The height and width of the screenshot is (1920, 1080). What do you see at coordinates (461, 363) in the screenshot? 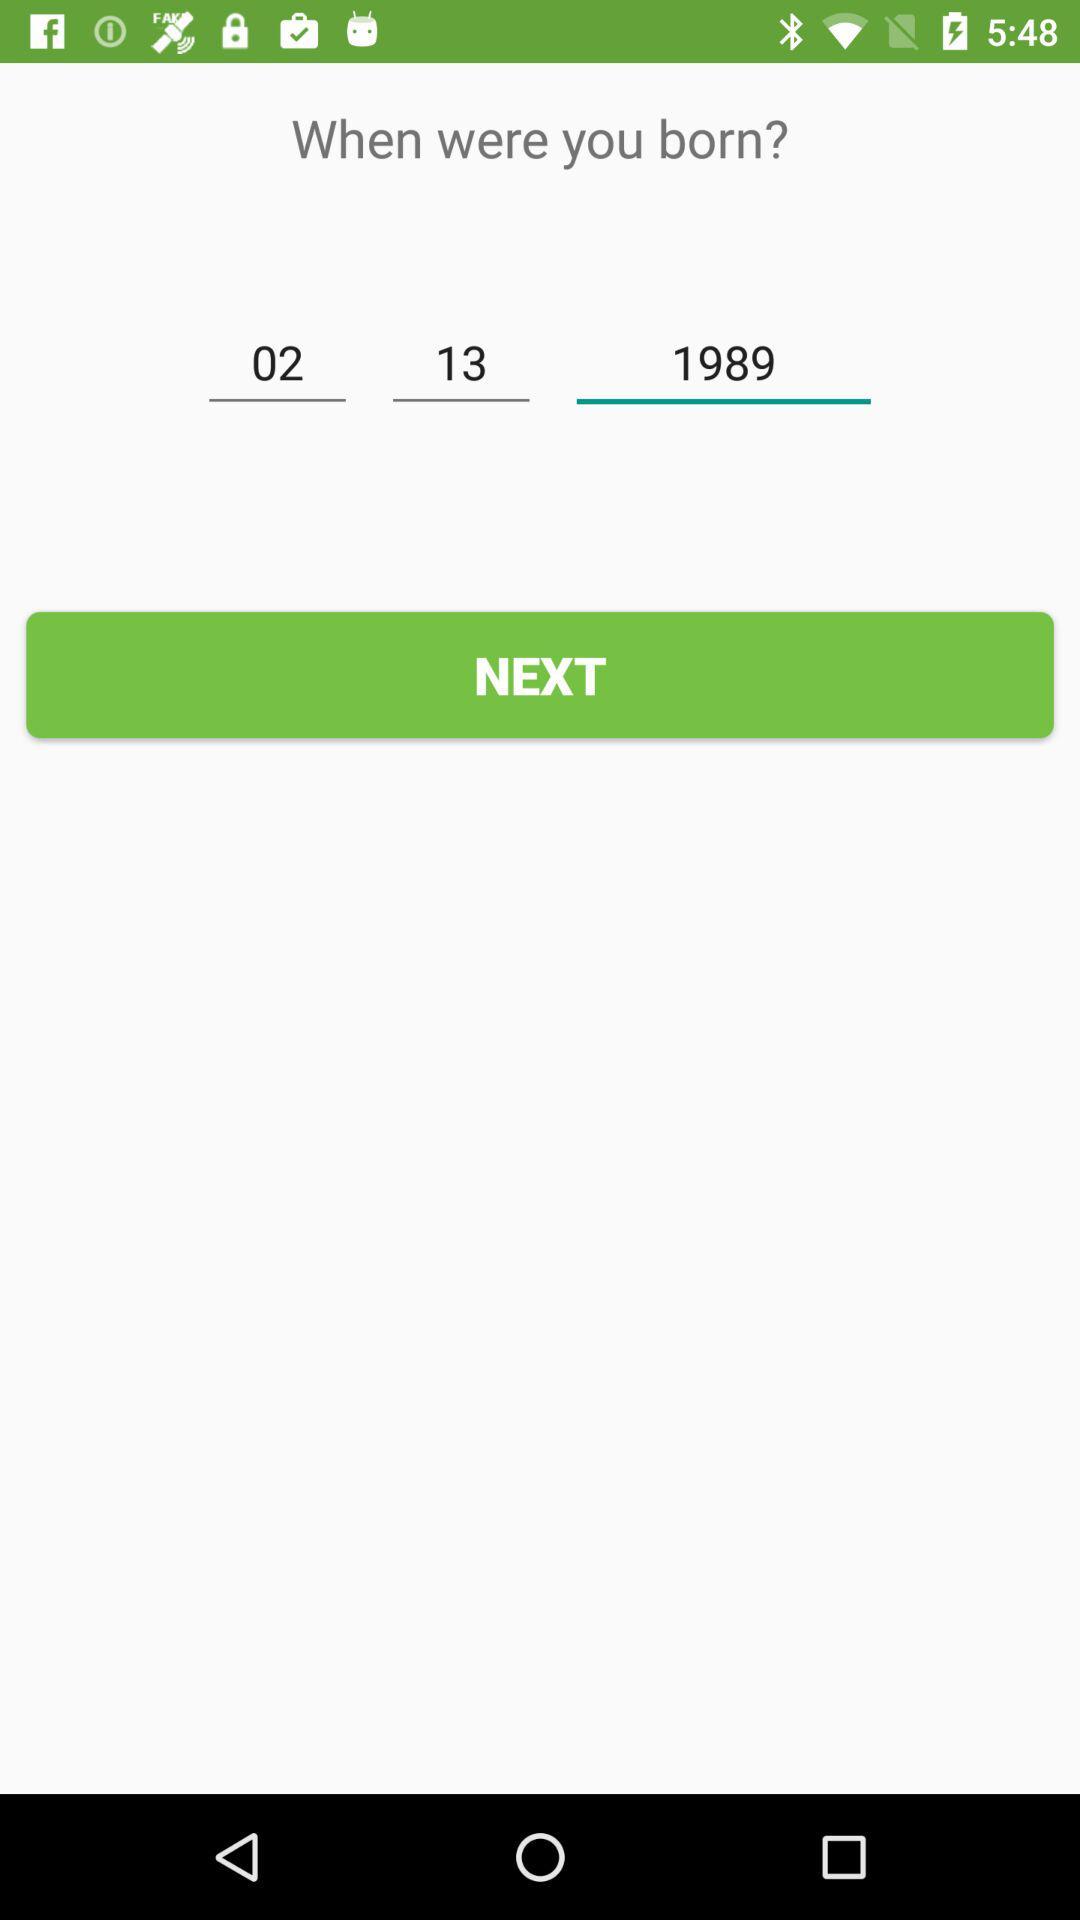
I see `item next to 1989 icon` at bounding box center [461, 363].